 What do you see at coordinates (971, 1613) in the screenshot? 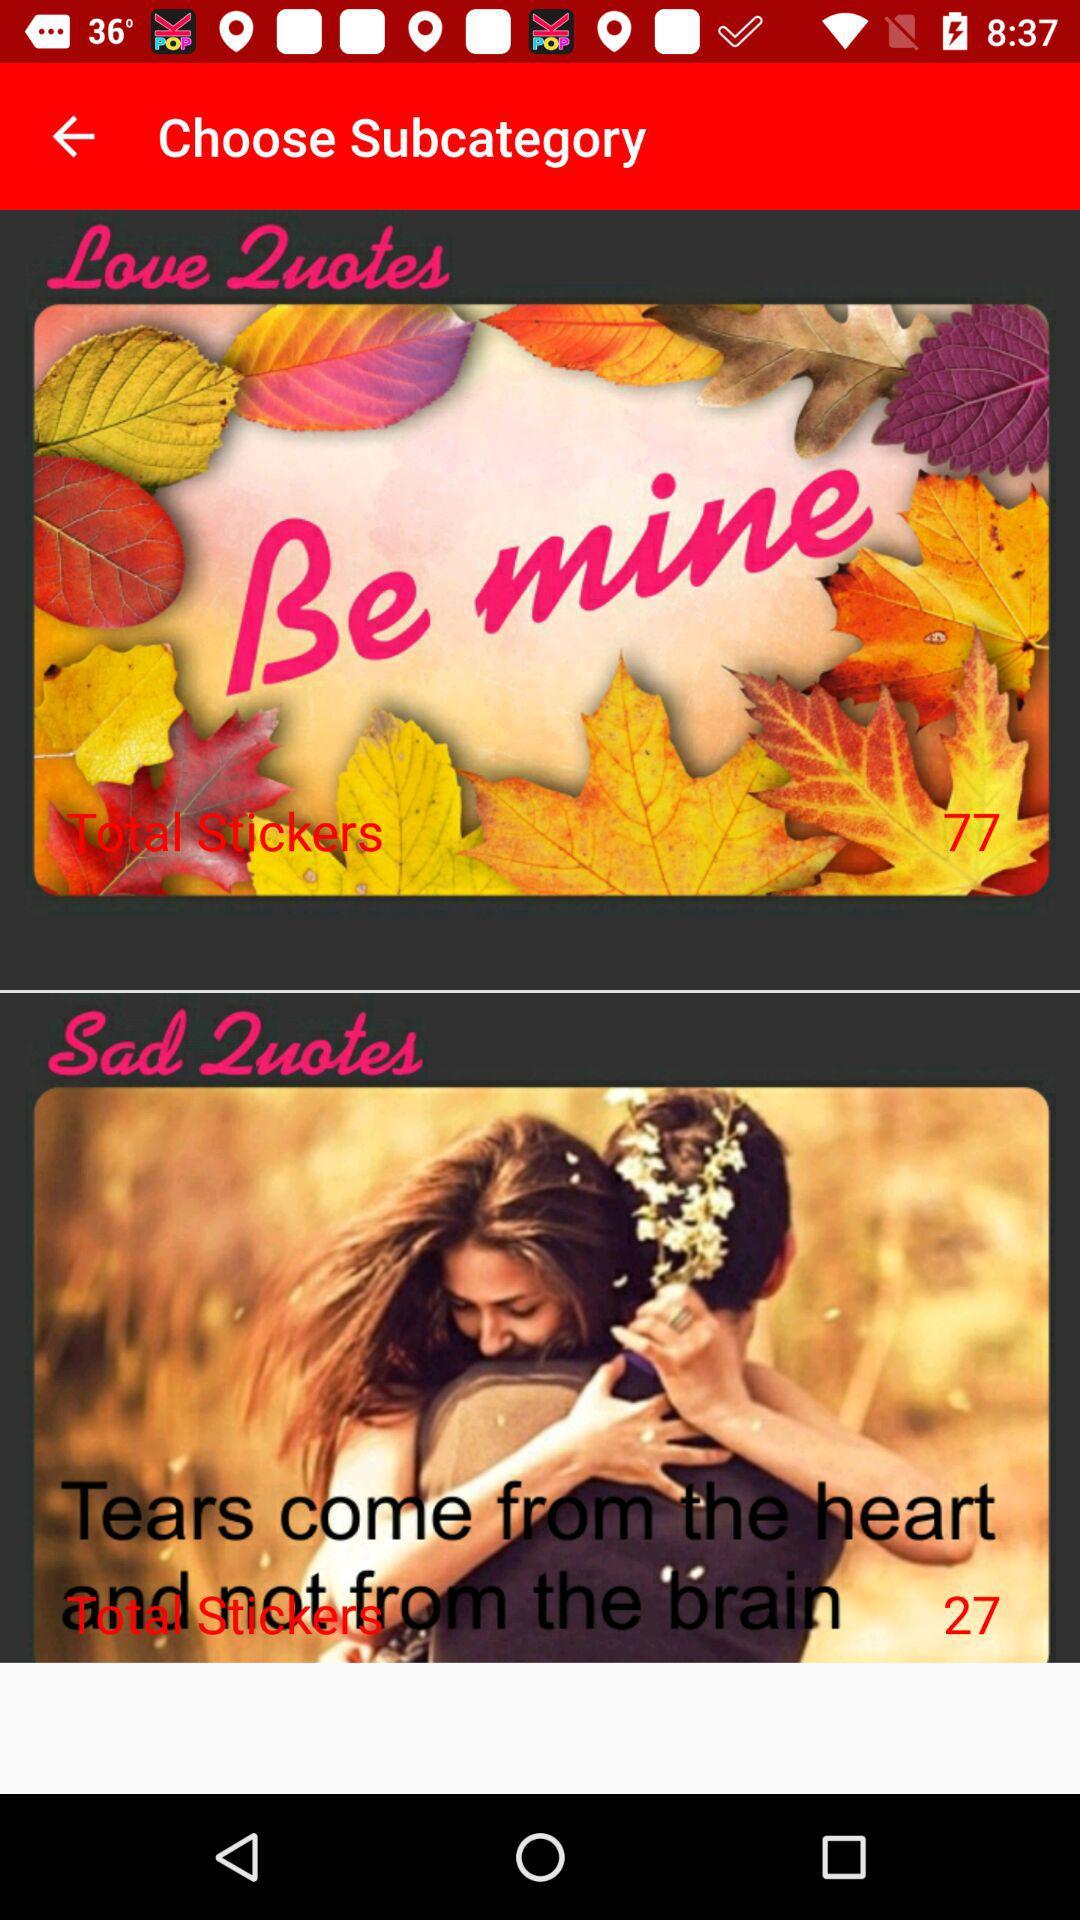
I see `27 at the bottom right corner` at bounding box center [971, 1613].